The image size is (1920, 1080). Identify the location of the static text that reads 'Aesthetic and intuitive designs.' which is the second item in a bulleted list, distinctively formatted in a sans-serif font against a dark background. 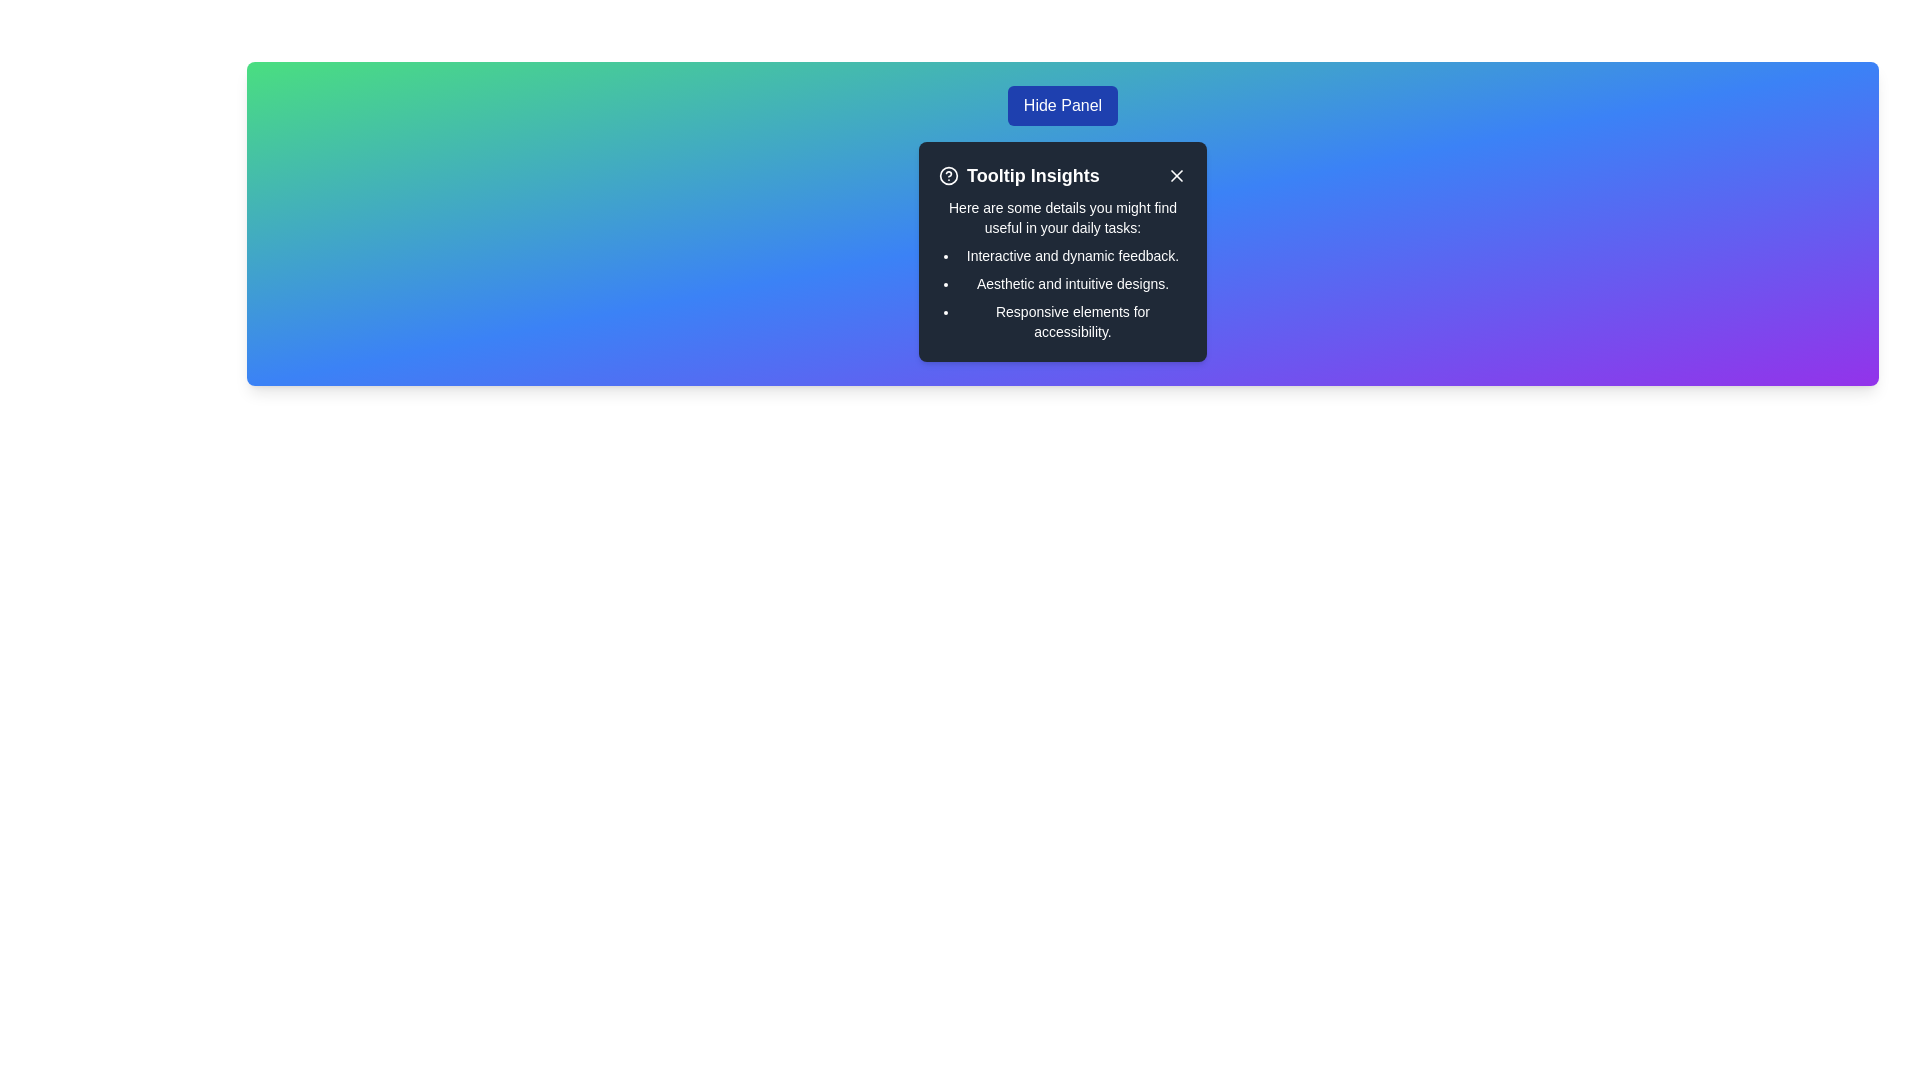
(1072, 284).